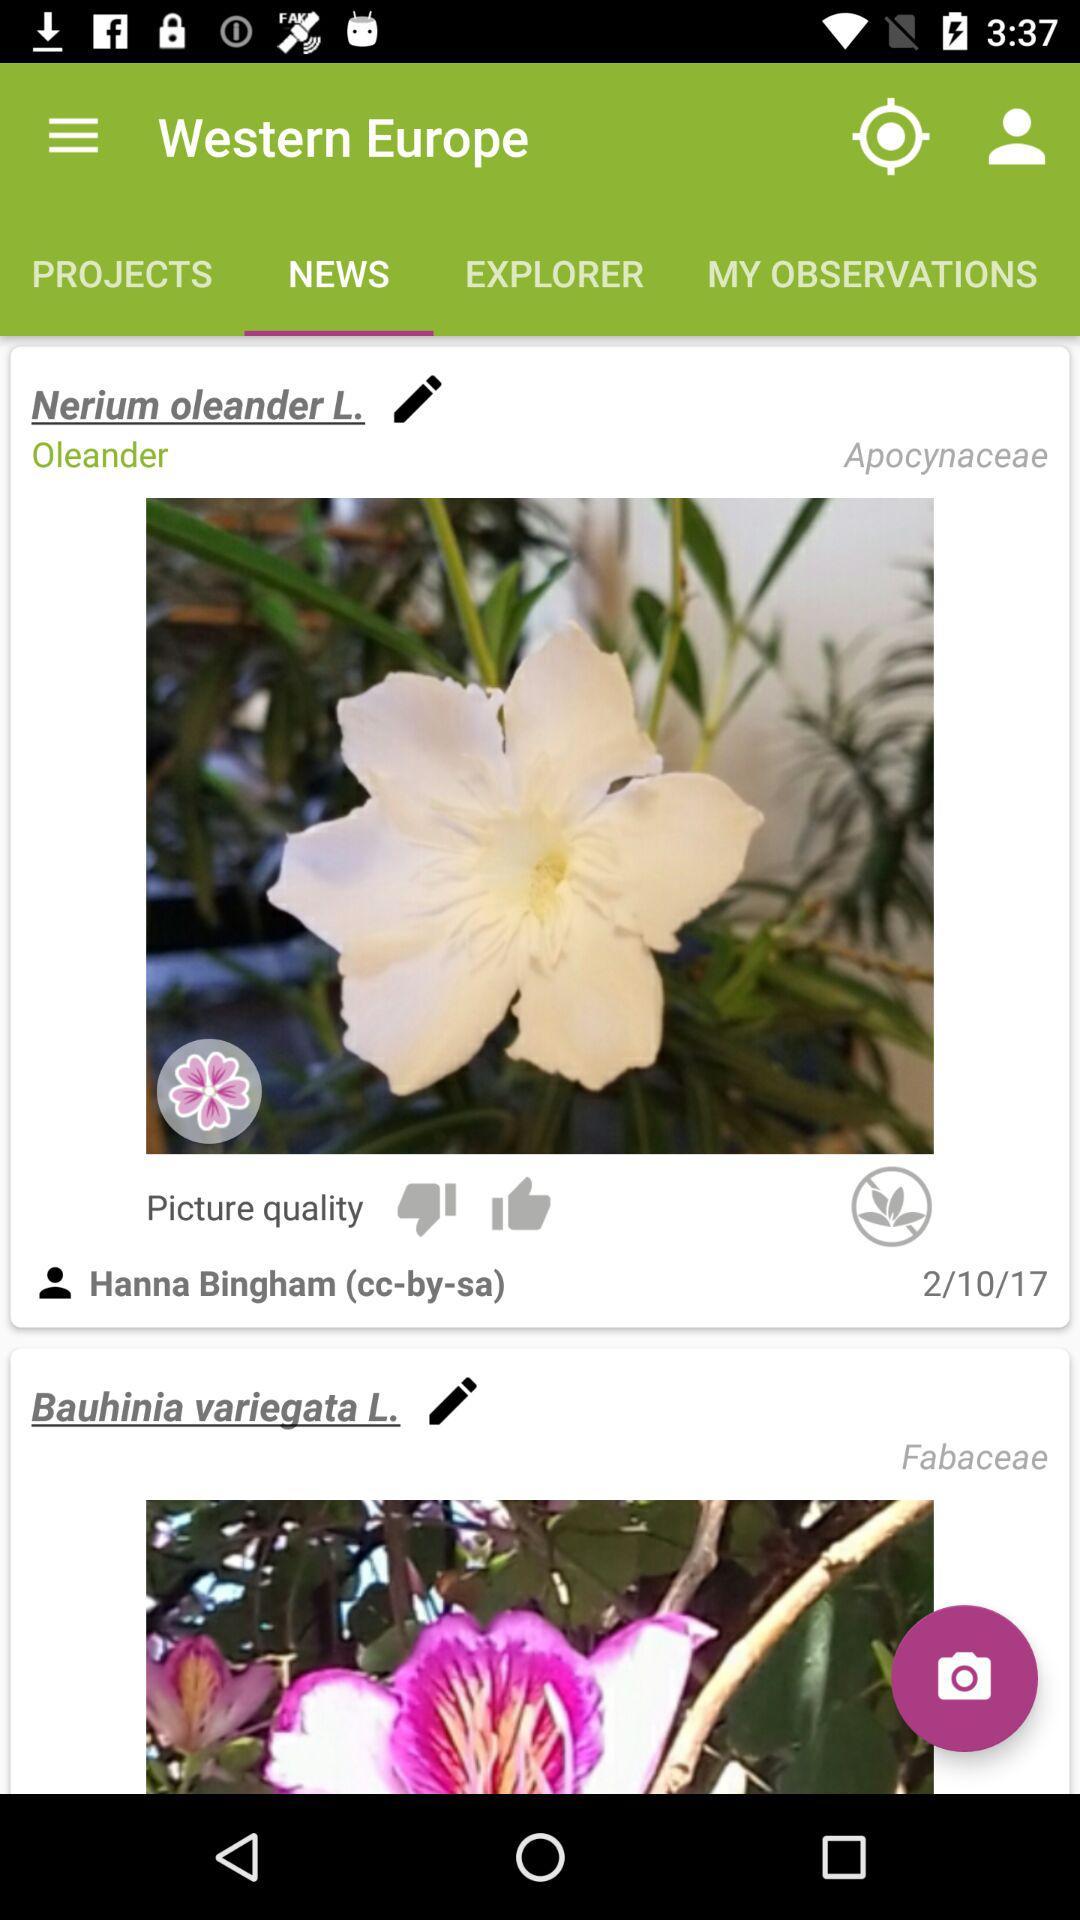 The image size is (1080, 1920). Describe the element at coordinates (963, 1678) in the screenshot. I see `the photo icon` at that location.